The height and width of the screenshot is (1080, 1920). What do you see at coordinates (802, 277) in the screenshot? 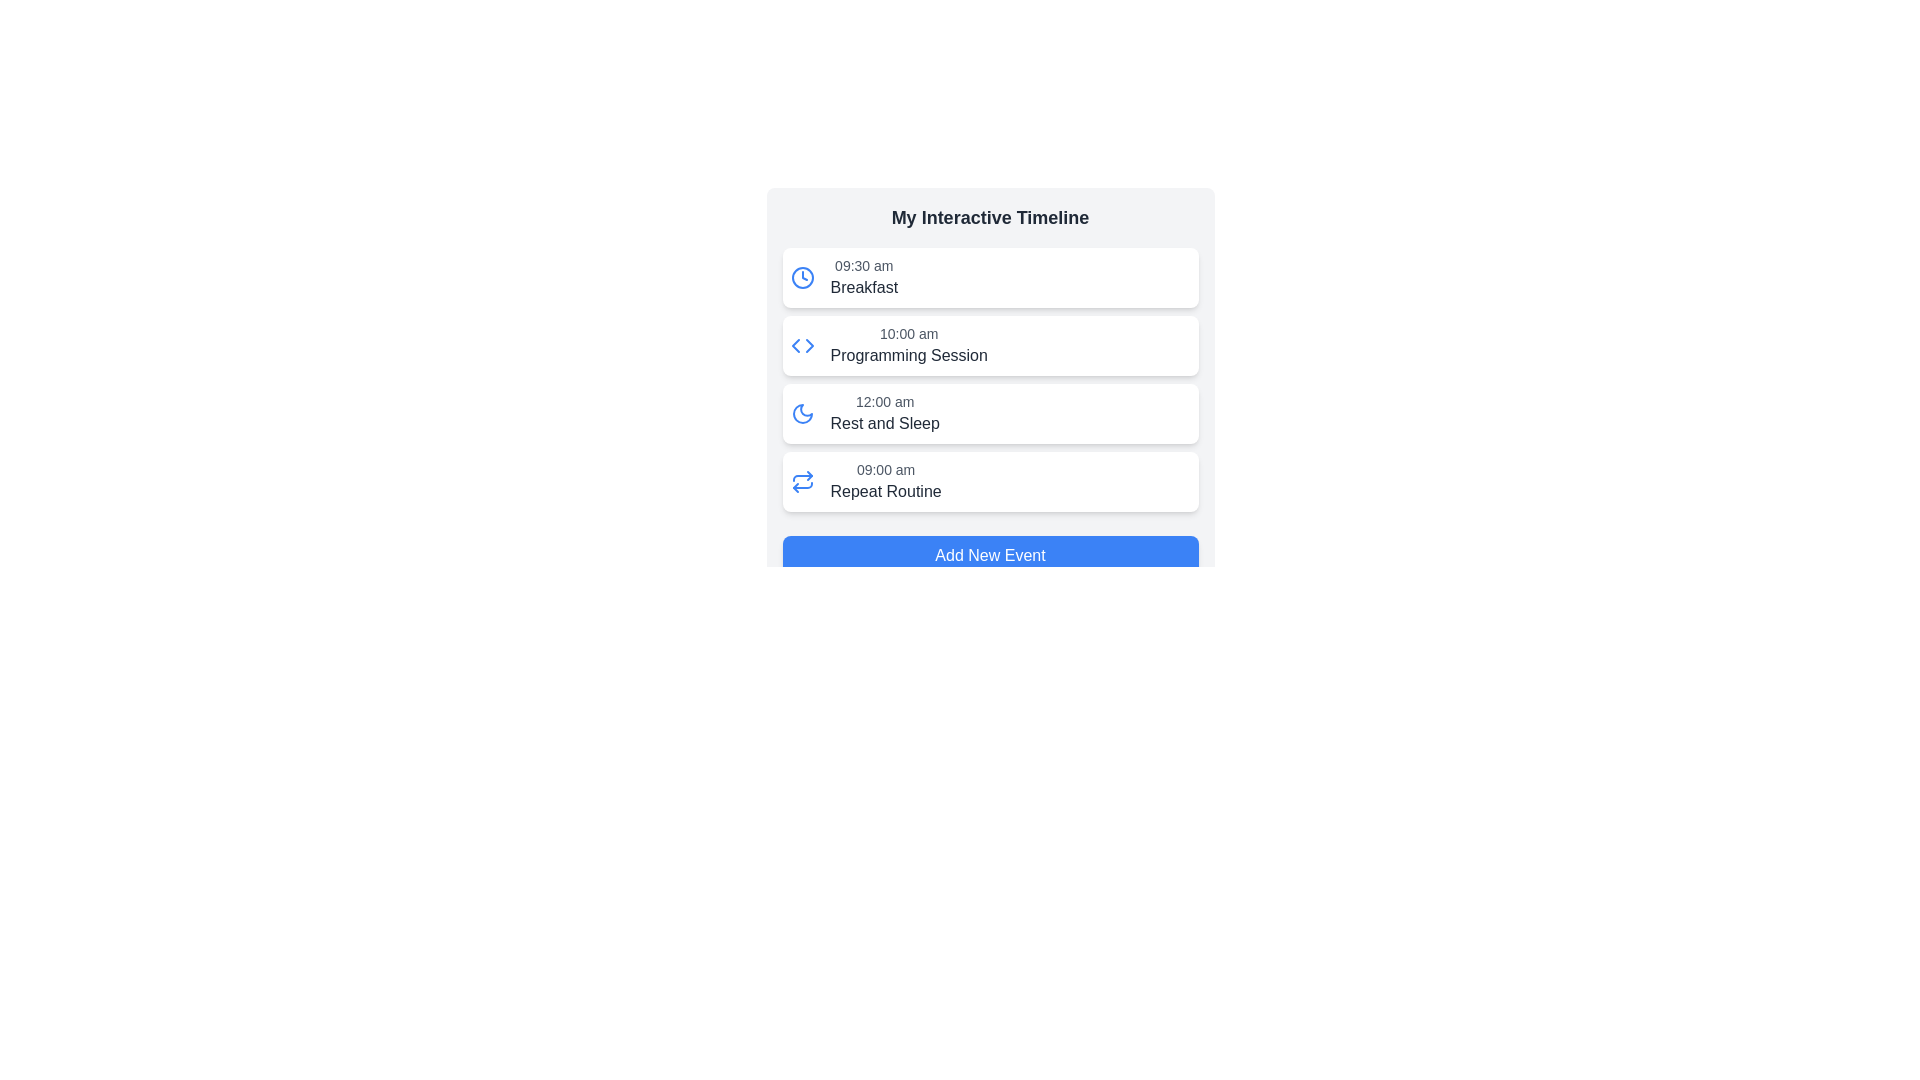
I see `the icon located to the immediate left of the text '09:30 am Breakfast' in the top row of the event list, which serves as a visual cue for the schedule` at bounding box center [802, 277].